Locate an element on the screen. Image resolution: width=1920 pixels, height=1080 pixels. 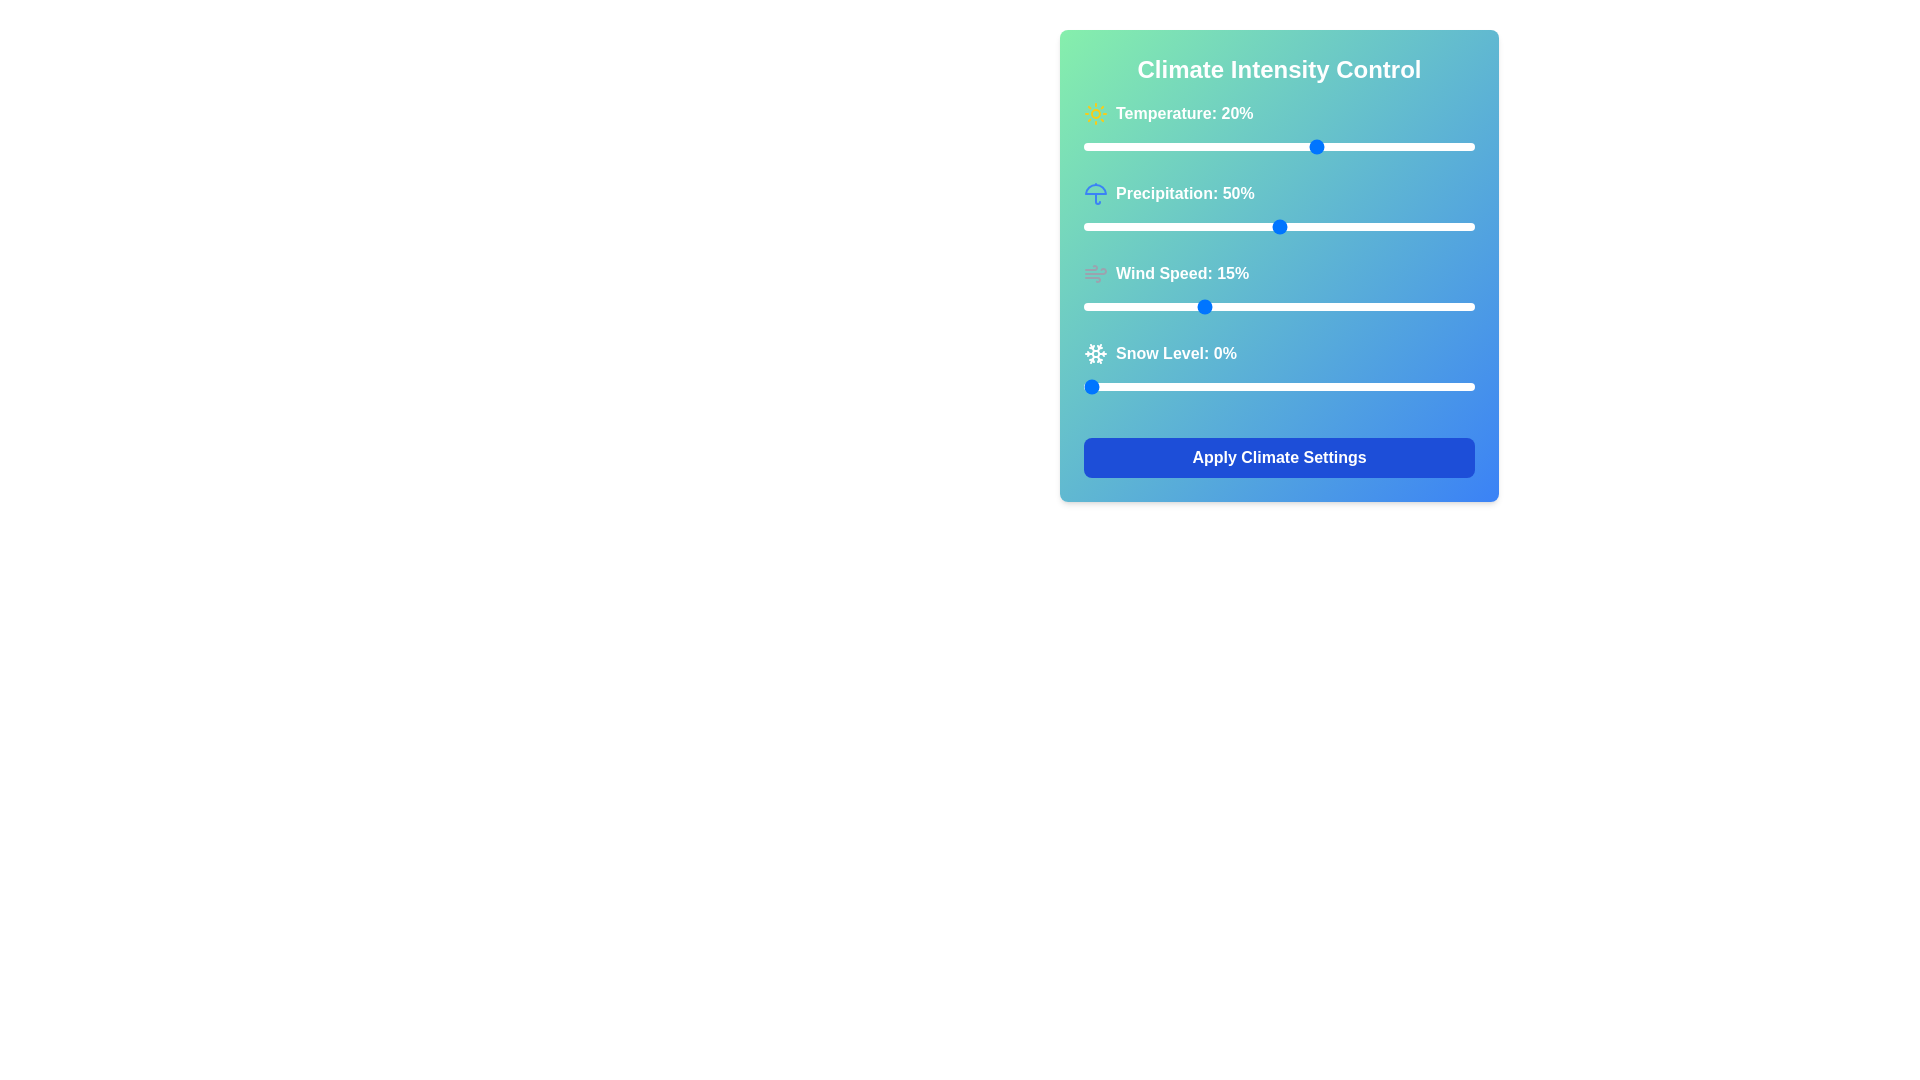
the Temperature is located at coordinates (1170, 145).